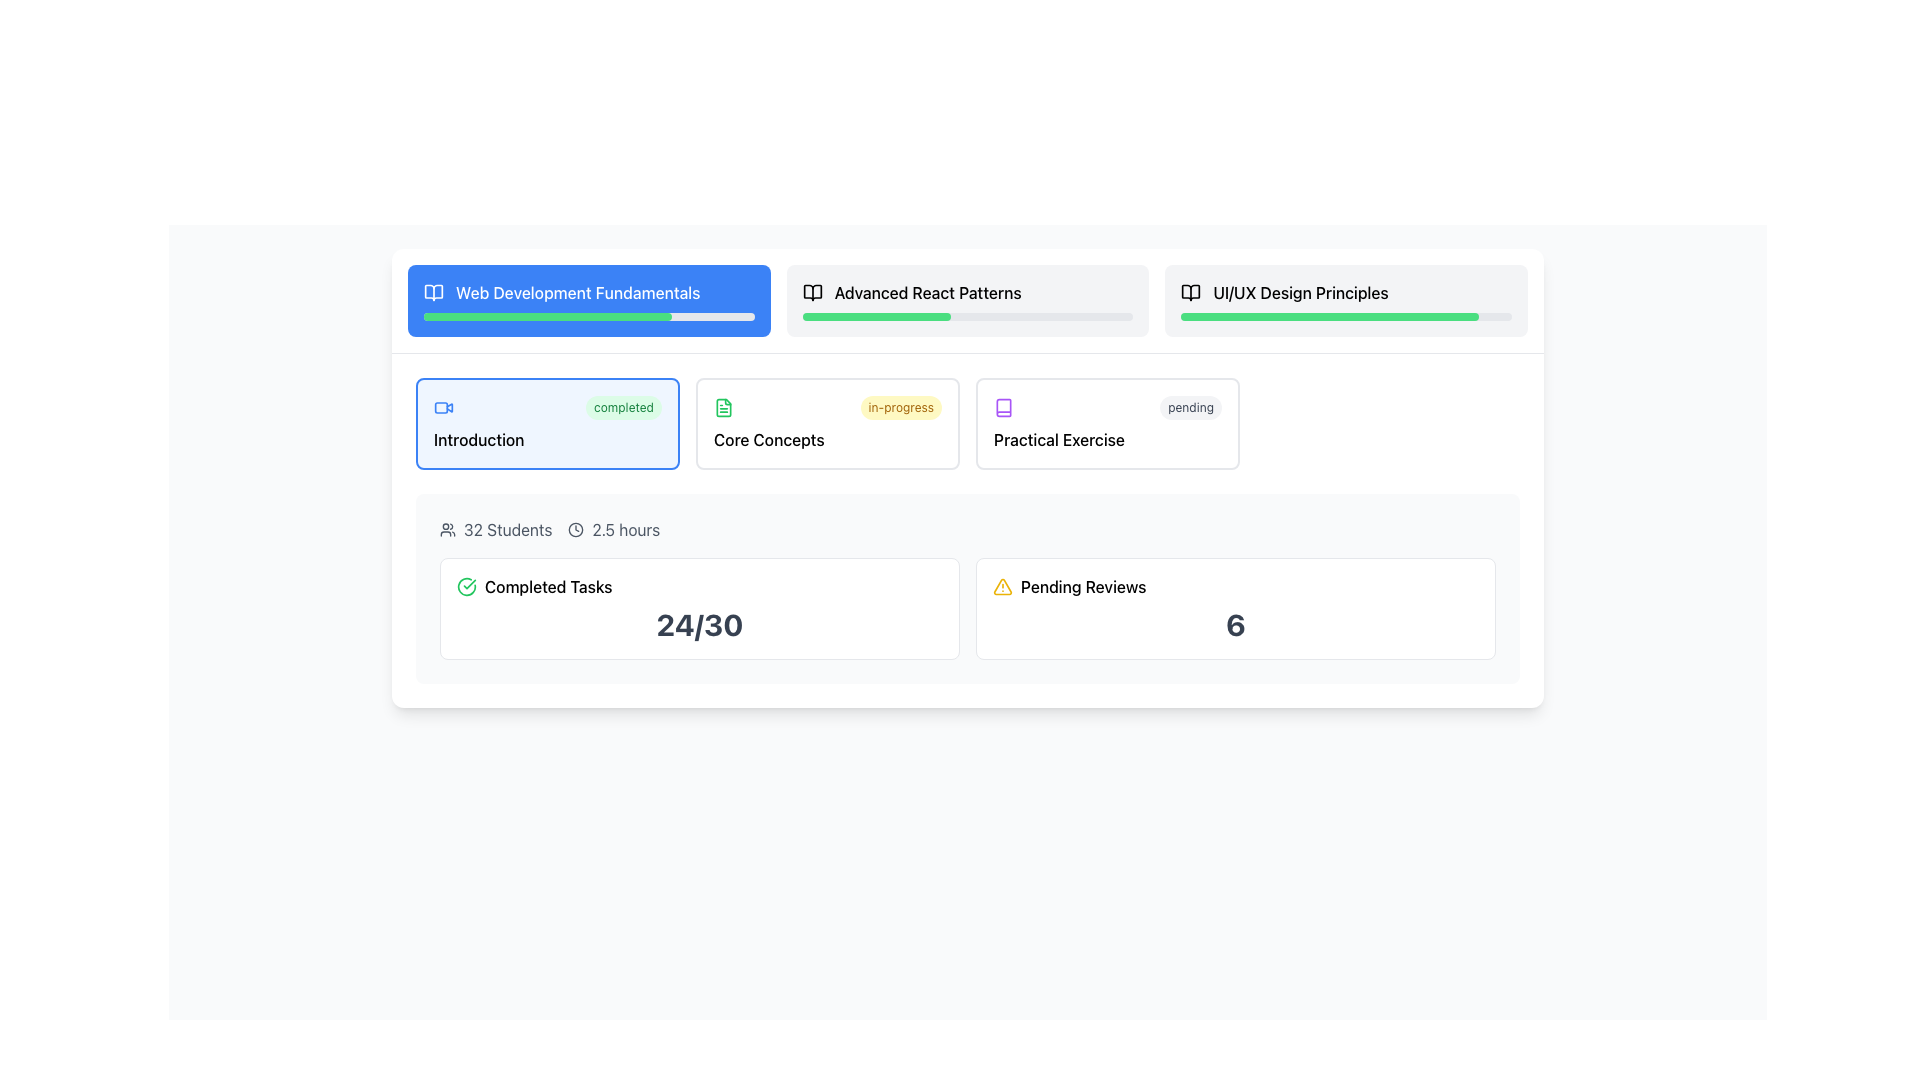 Image resolution: width=1920 pixels, height=1080 pixels. What do you see at coordinates (723, 407) in the screenshot?
I see `the document icon located in the top-left section of the interface within the card labeled 'Web Development Fundamentals'` at bounding box center [723, 407].